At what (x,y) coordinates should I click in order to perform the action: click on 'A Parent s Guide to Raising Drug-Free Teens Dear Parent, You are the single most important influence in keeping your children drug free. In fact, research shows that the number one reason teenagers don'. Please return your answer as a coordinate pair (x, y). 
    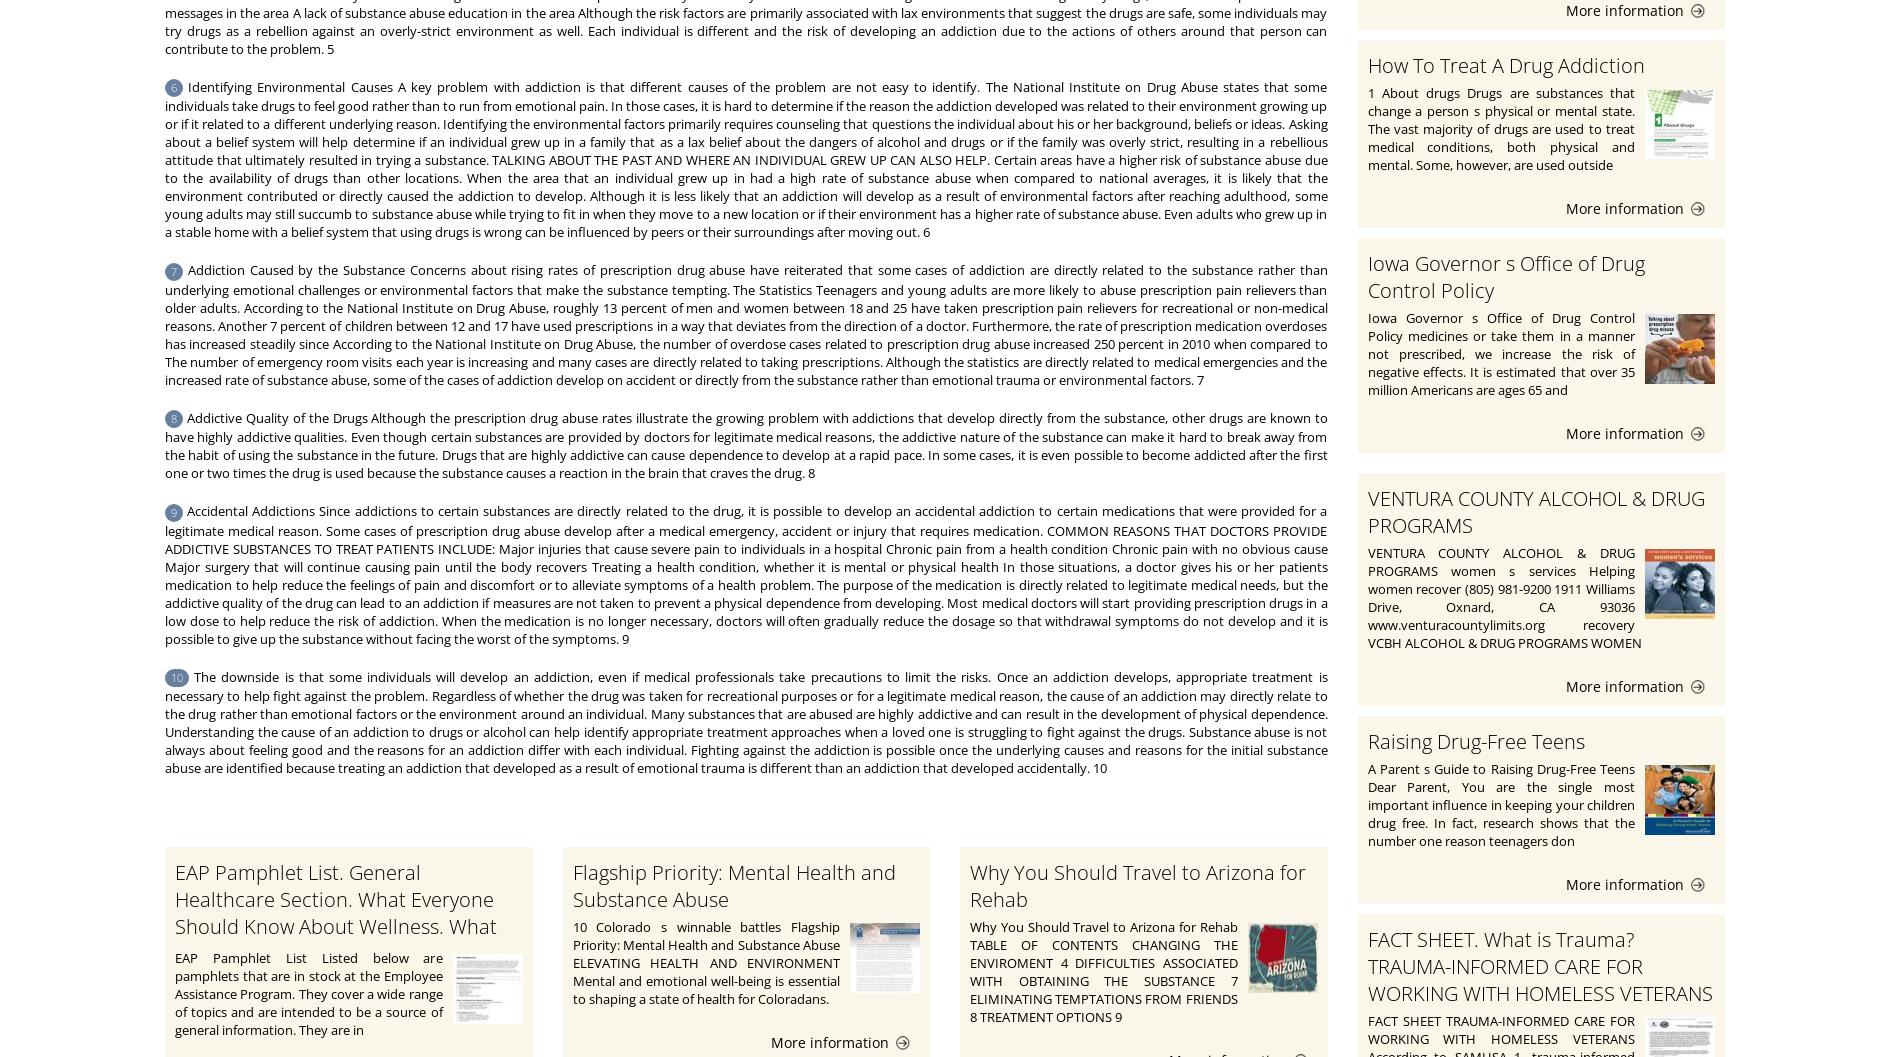
    Looking at the image, I should click on (1366, 803).